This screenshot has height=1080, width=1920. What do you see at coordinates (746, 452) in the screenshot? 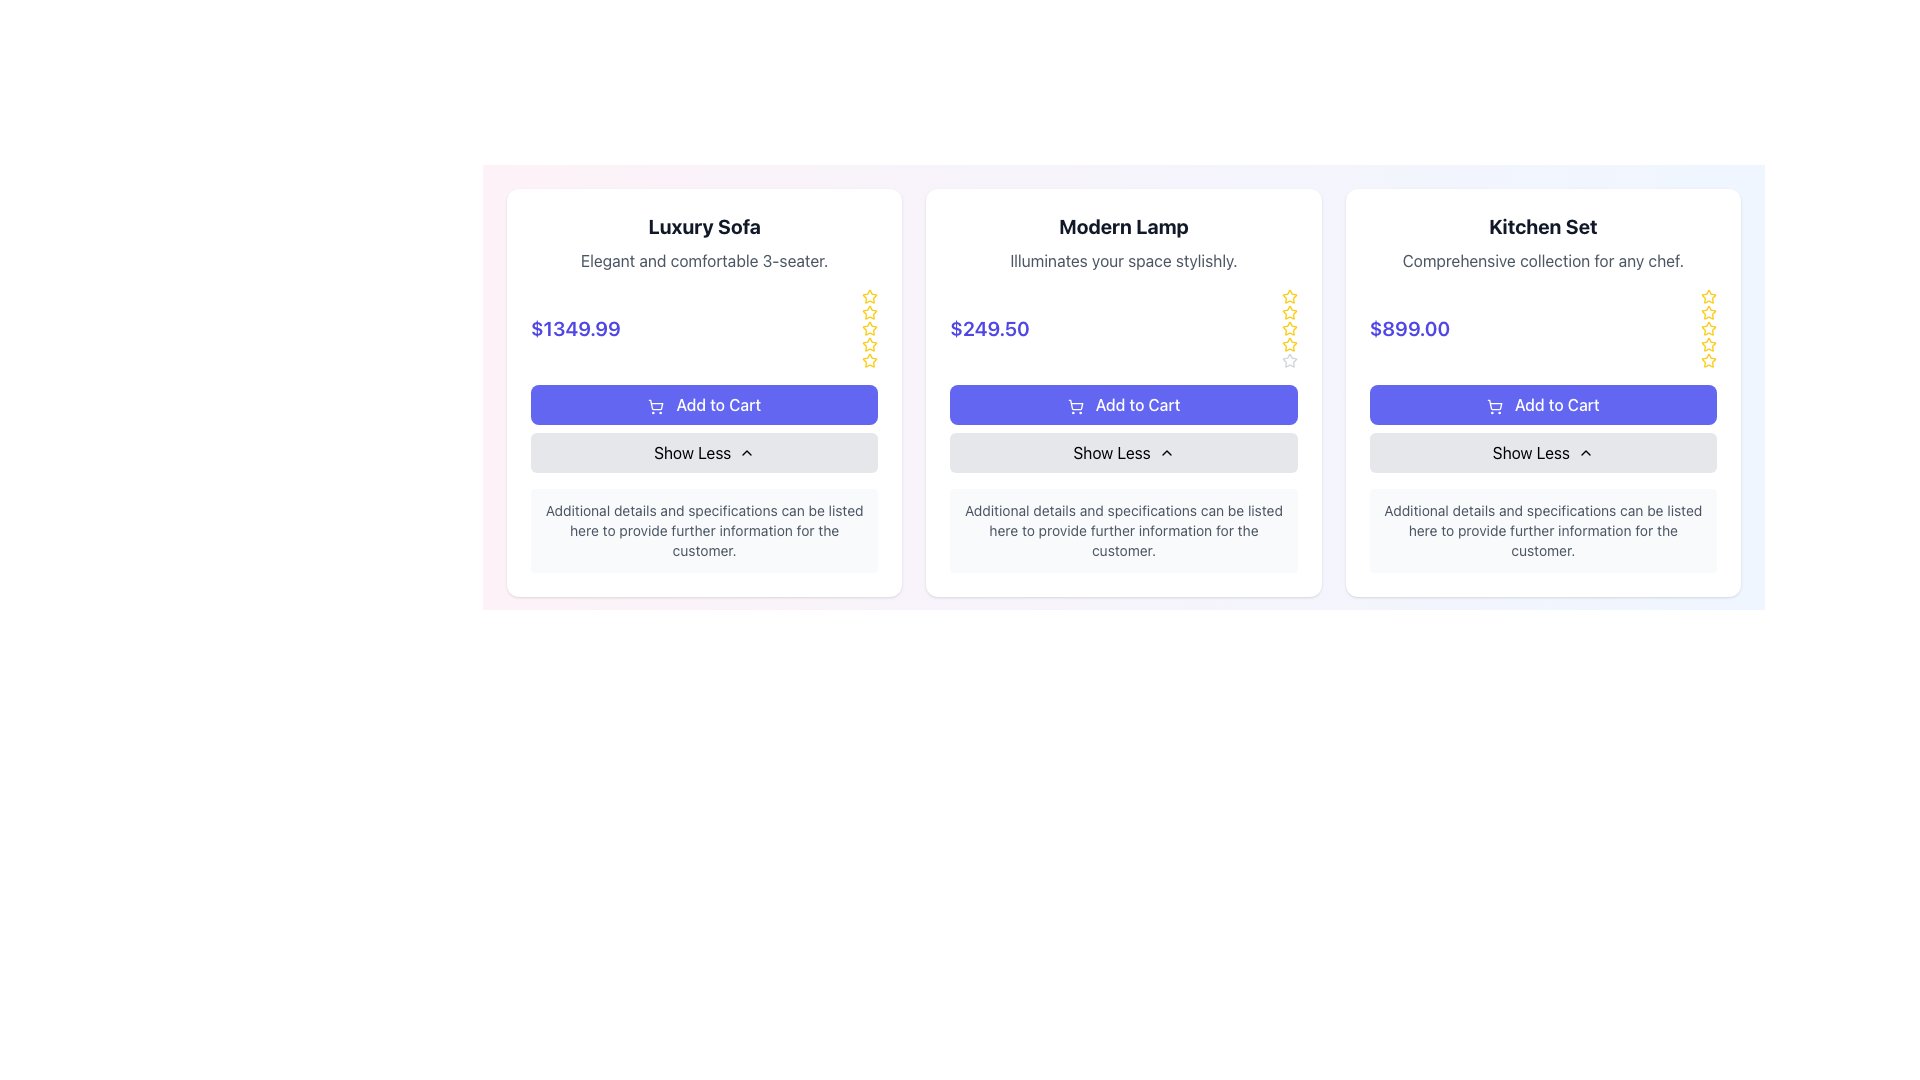
I see `the Toggle icon (upward-pointing chevron) located in the top-right corner of the 'Show Less' button for the Modern Lamp card to collapse the expanded card details` at bounding box center [746, 452].